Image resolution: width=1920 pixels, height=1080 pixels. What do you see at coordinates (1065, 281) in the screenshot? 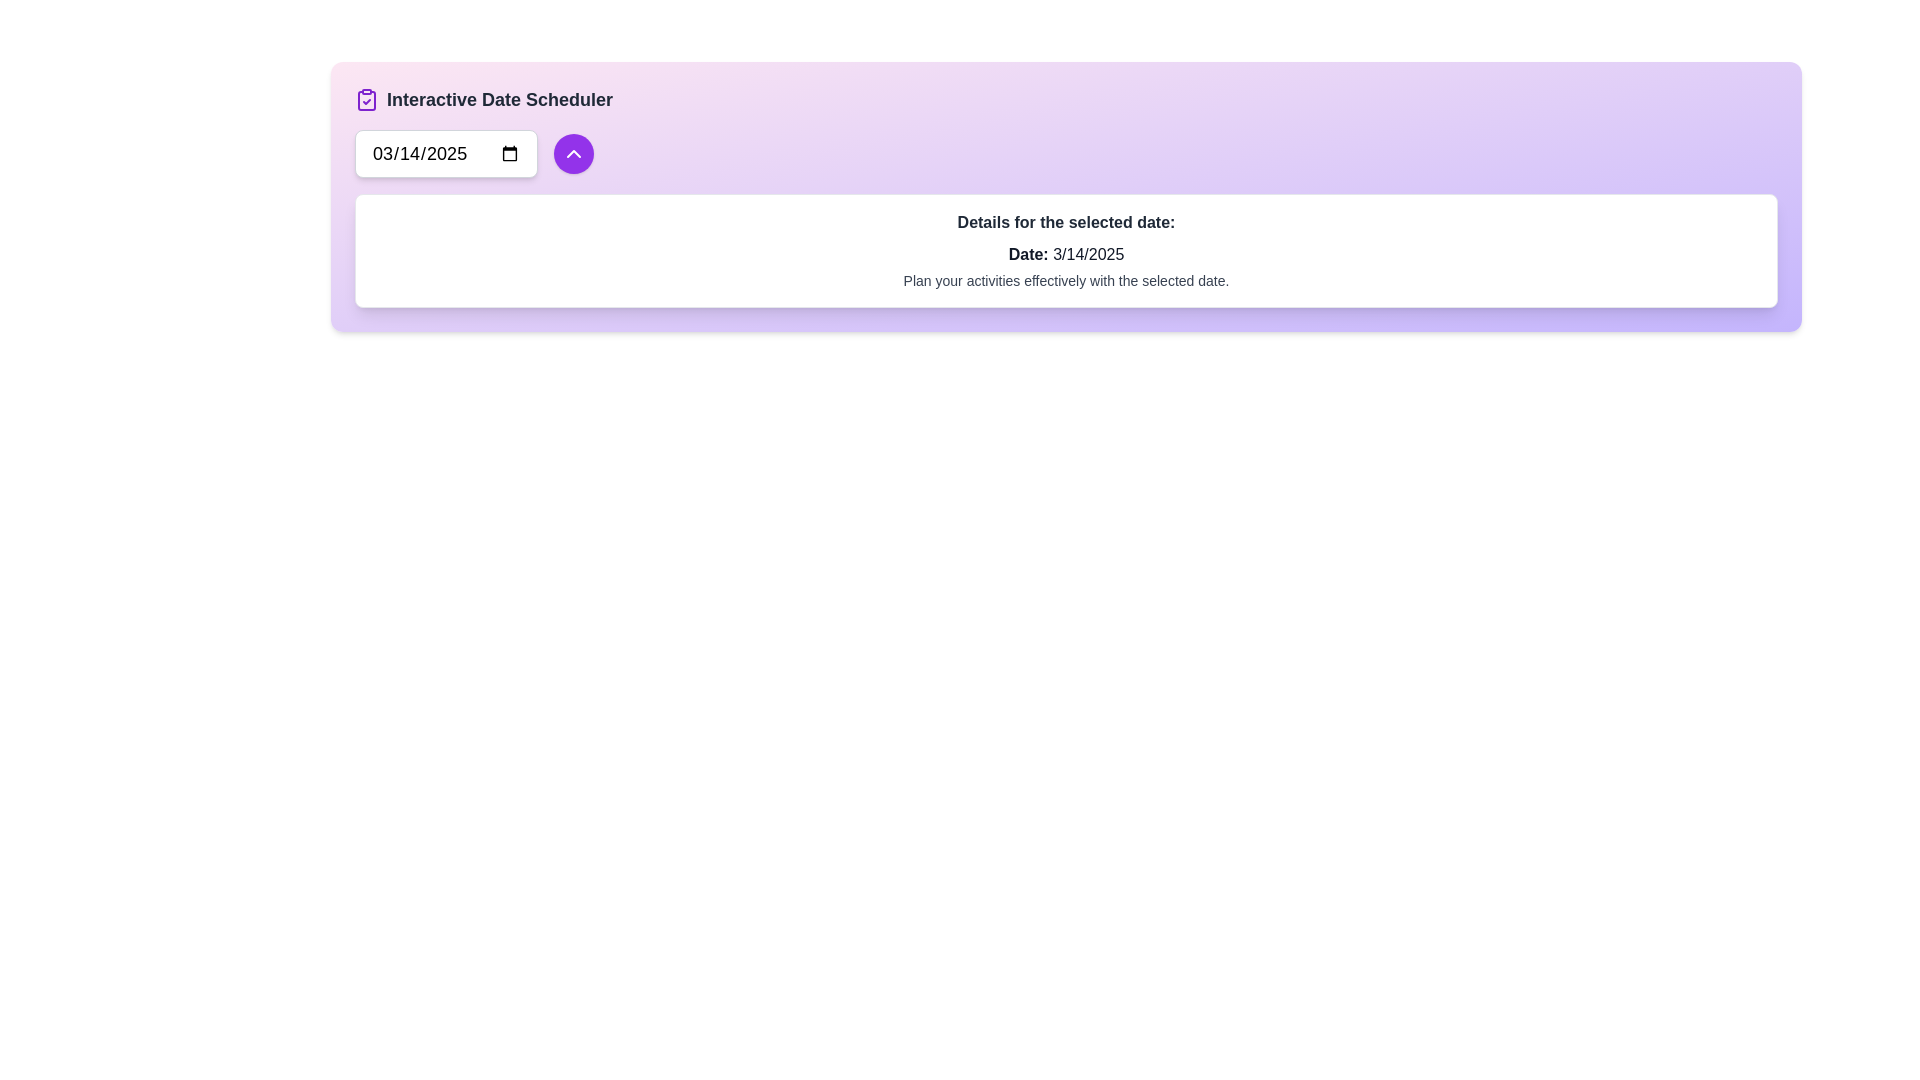
I see `the informational text that provides instructions related to the selected date, located underneath 'Date: 3/14/2025.'` at bounding box center [1065, 281].